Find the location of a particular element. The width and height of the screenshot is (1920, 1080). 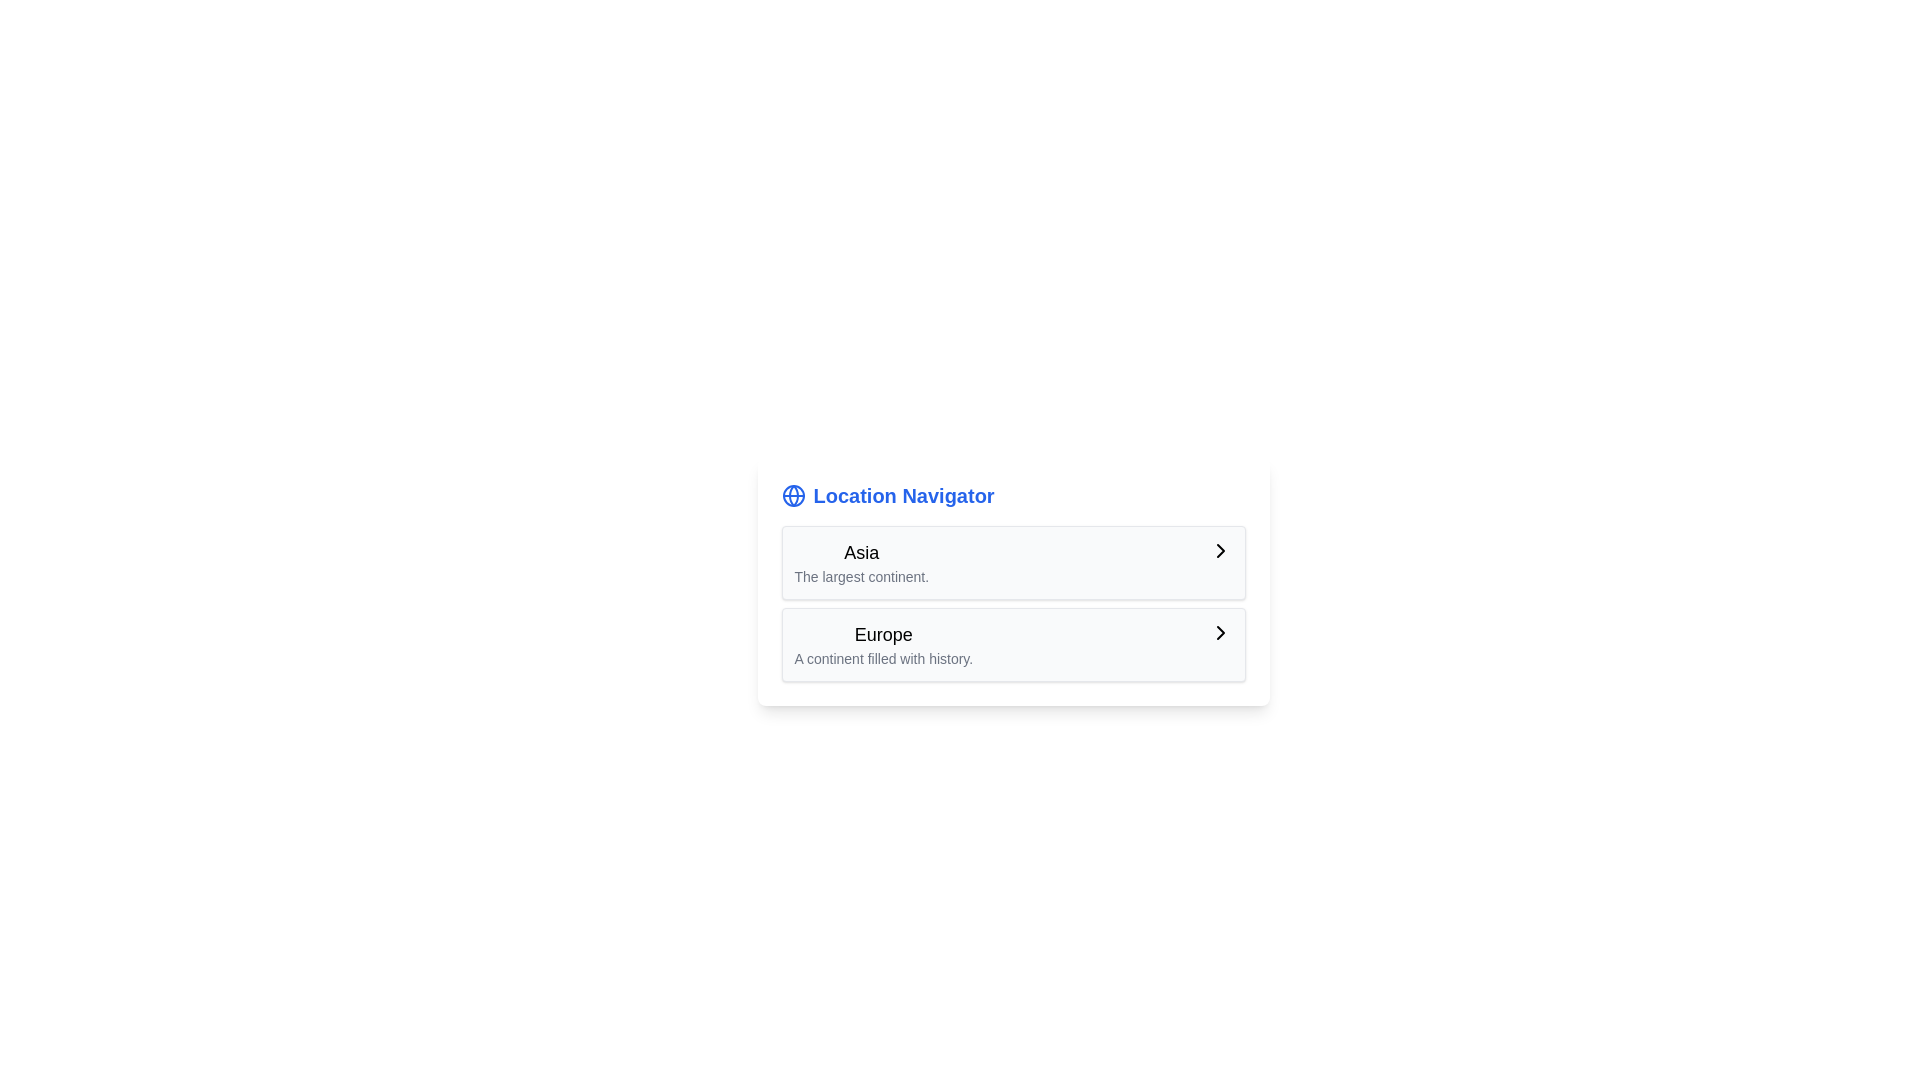

the first list item representing the region 'Asia' is located at coordinates (861, 563).